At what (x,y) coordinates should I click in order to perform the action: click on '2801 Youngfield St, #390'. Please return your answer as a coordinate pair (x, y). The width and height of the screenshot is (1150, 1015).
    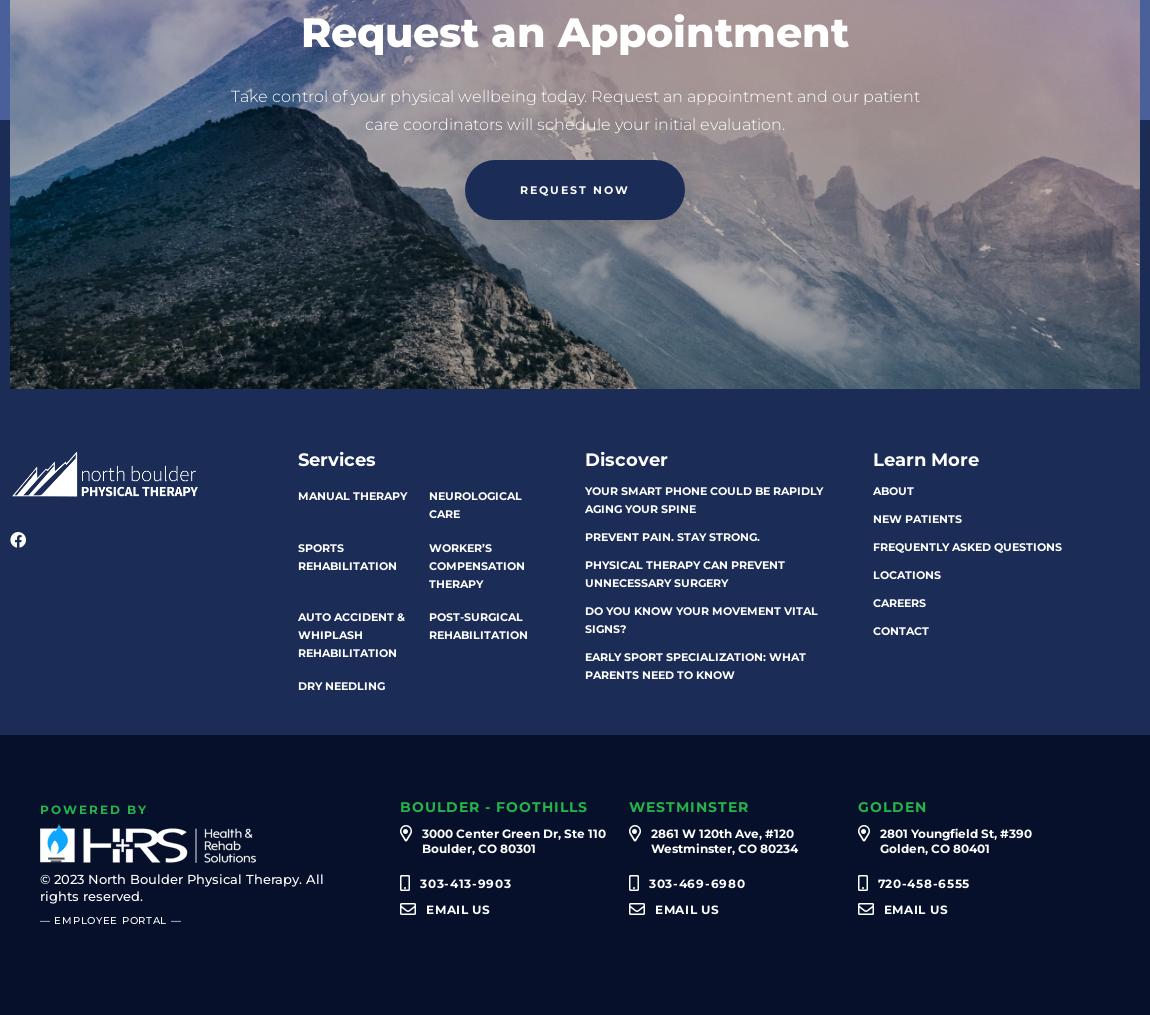
    Looking at the image, I should click on (954, 833).